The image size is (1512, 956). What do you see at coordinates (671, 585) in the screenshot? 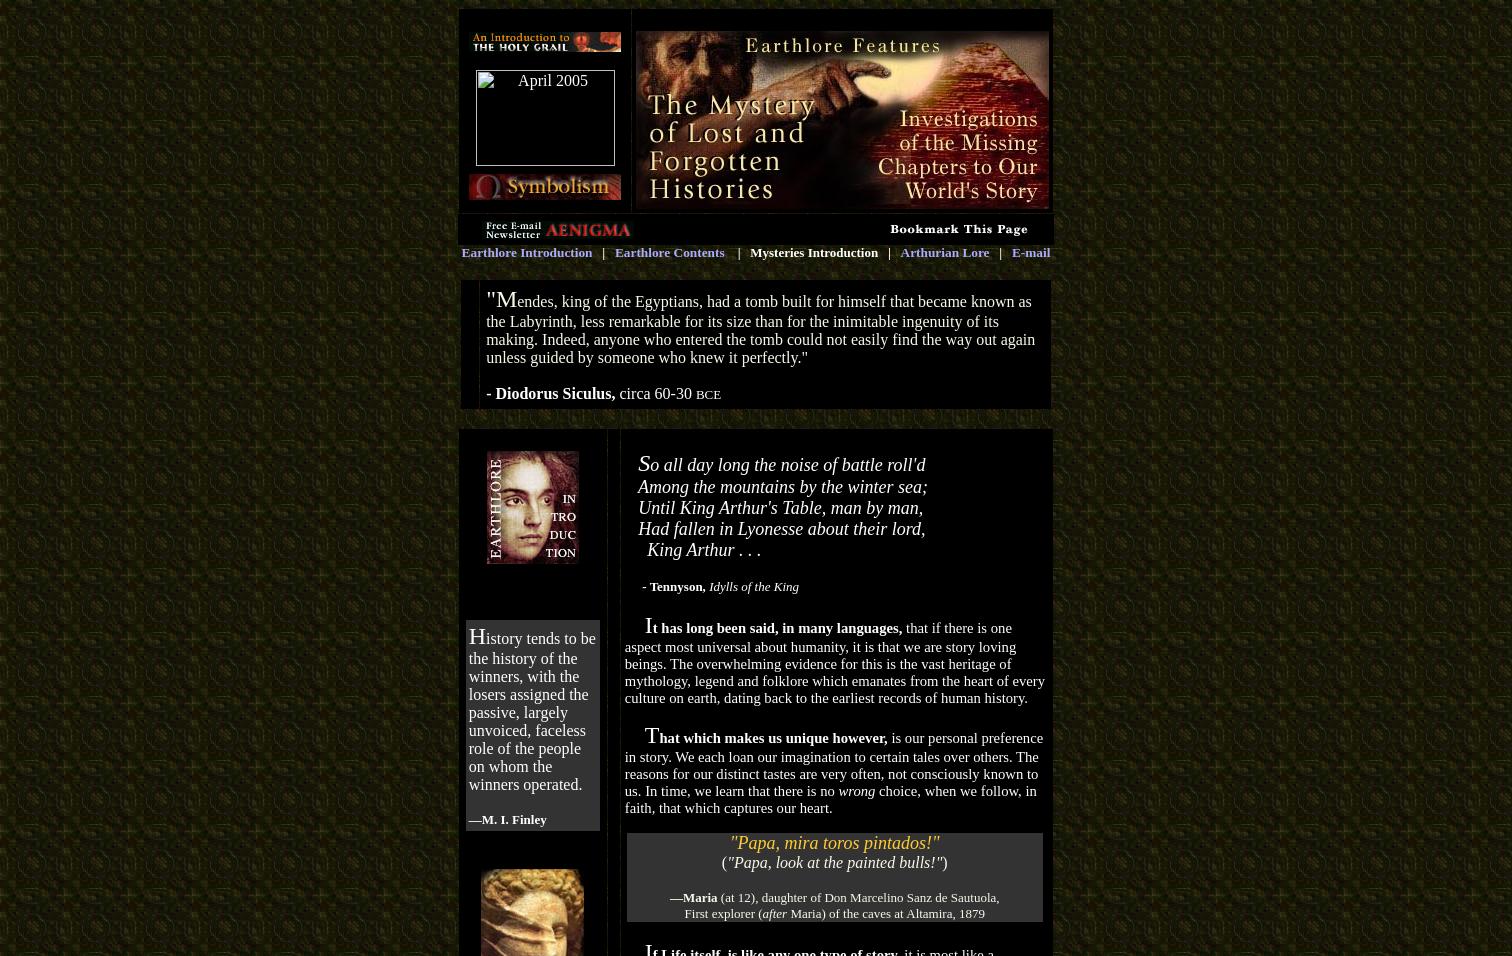
I see `'- Tennyson,'` at bounding box center [671, 585].